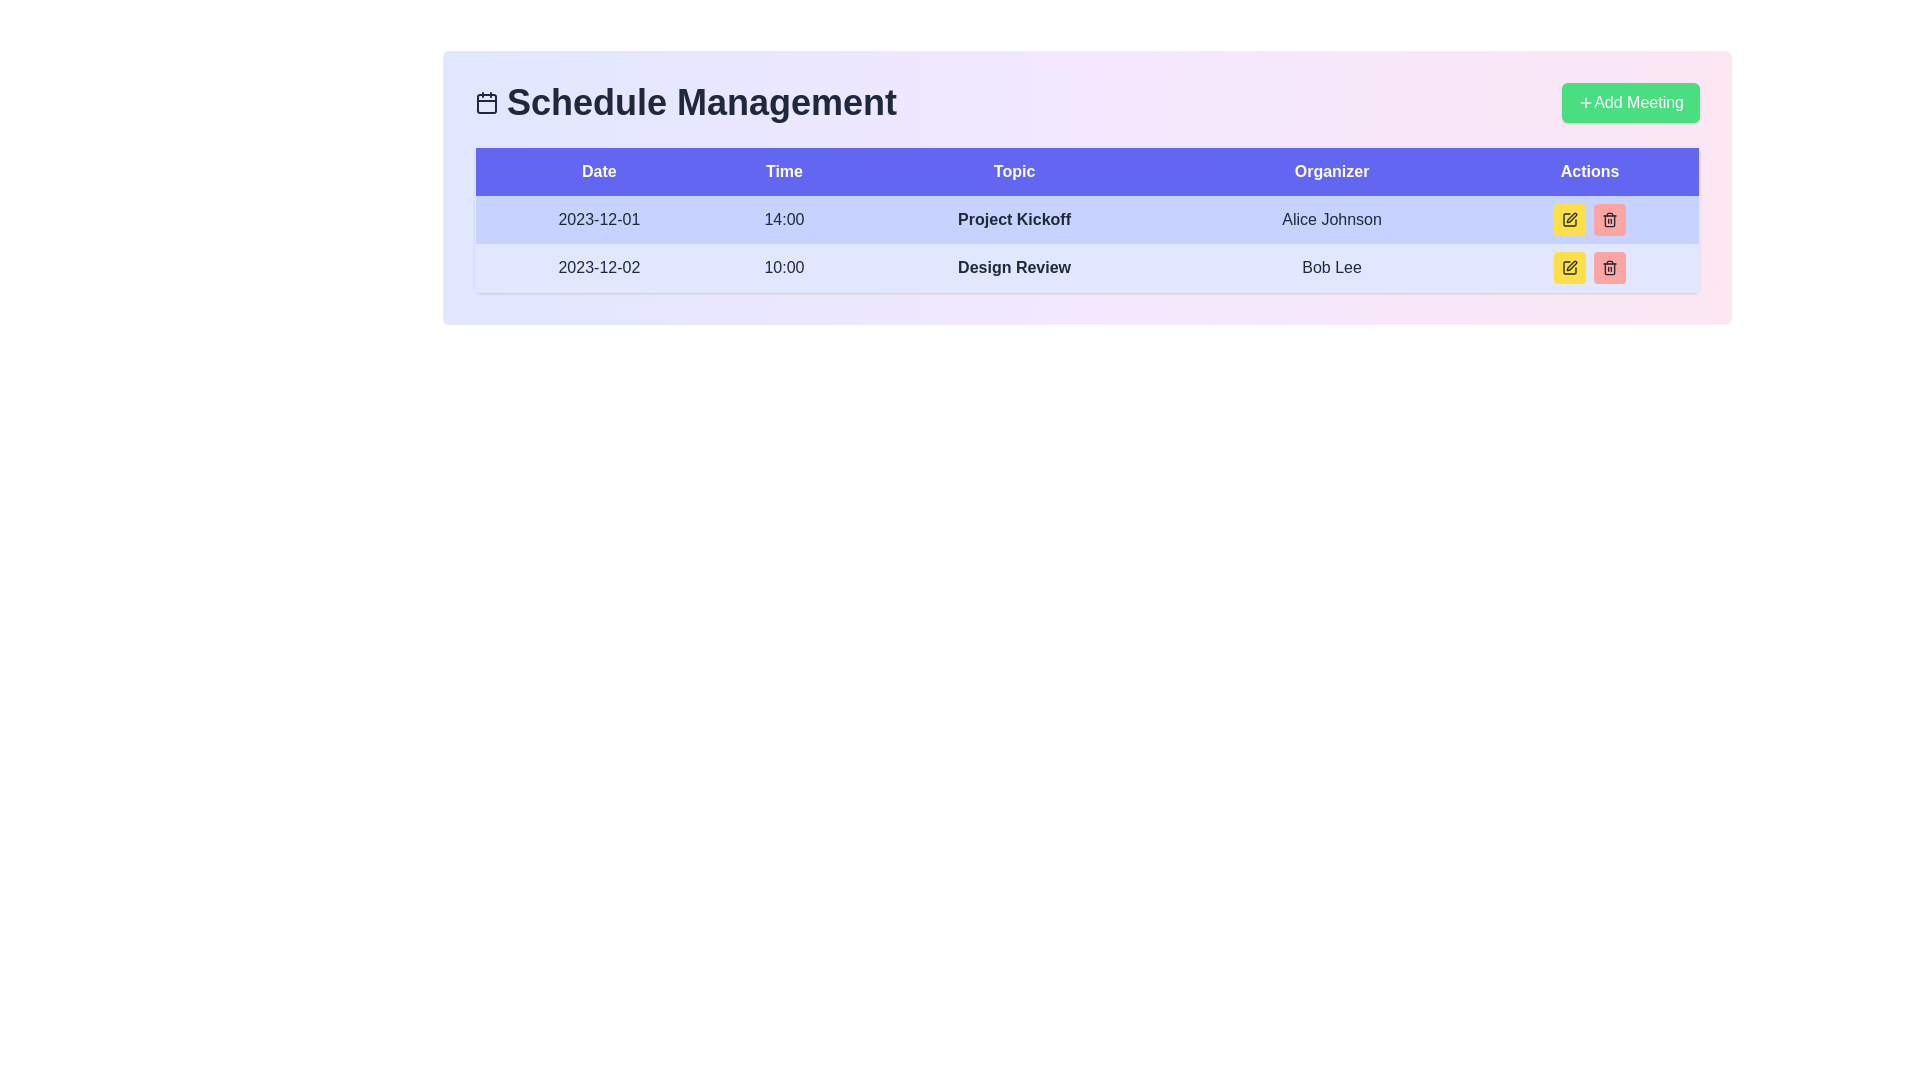 Image resolution: width=1920 pixels, height=1080 pixels. What do you see at coordinates (598, 170) in the screenshot?
I see `the 'Date' text label in the header row of the table, which is displayed in white on a purple background` at bounding box center [598, 170].